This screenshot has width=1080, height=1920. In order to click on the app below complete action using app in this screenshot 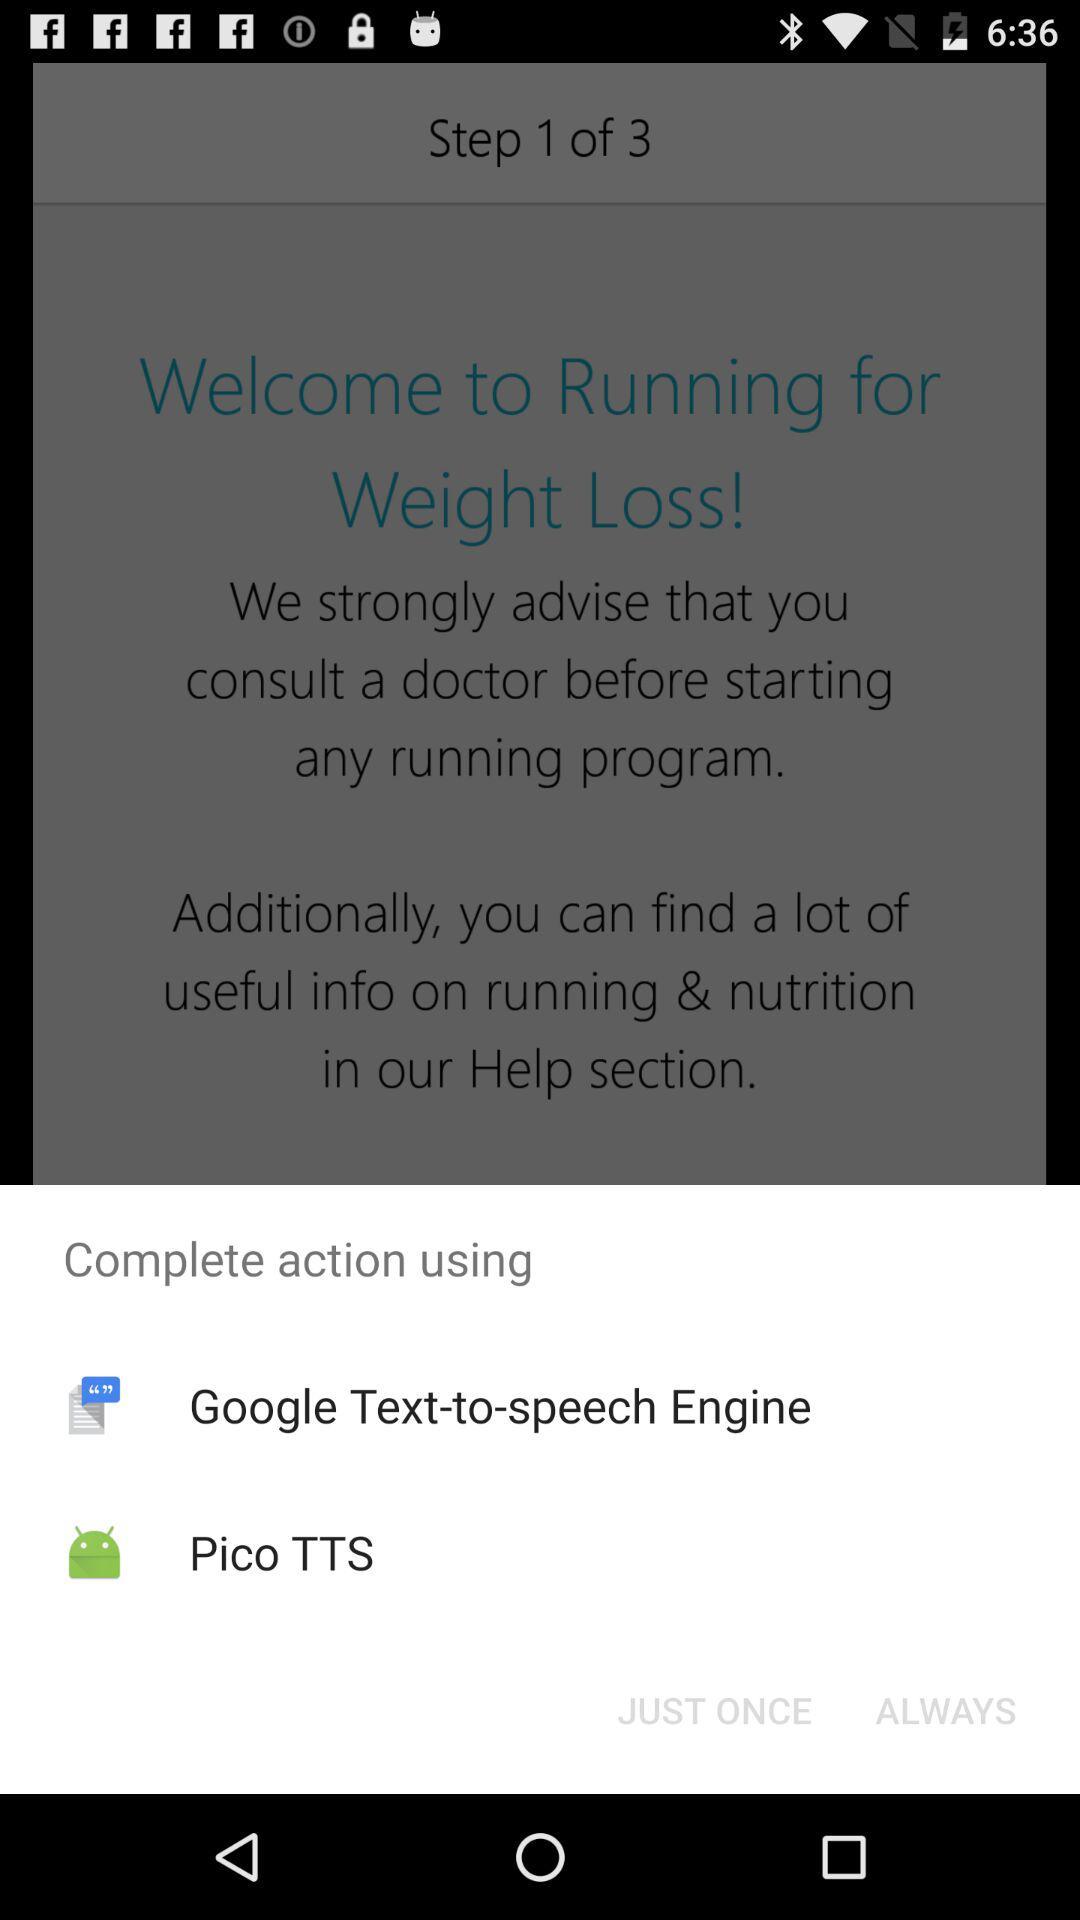, I will do `click(945, 1708)`.